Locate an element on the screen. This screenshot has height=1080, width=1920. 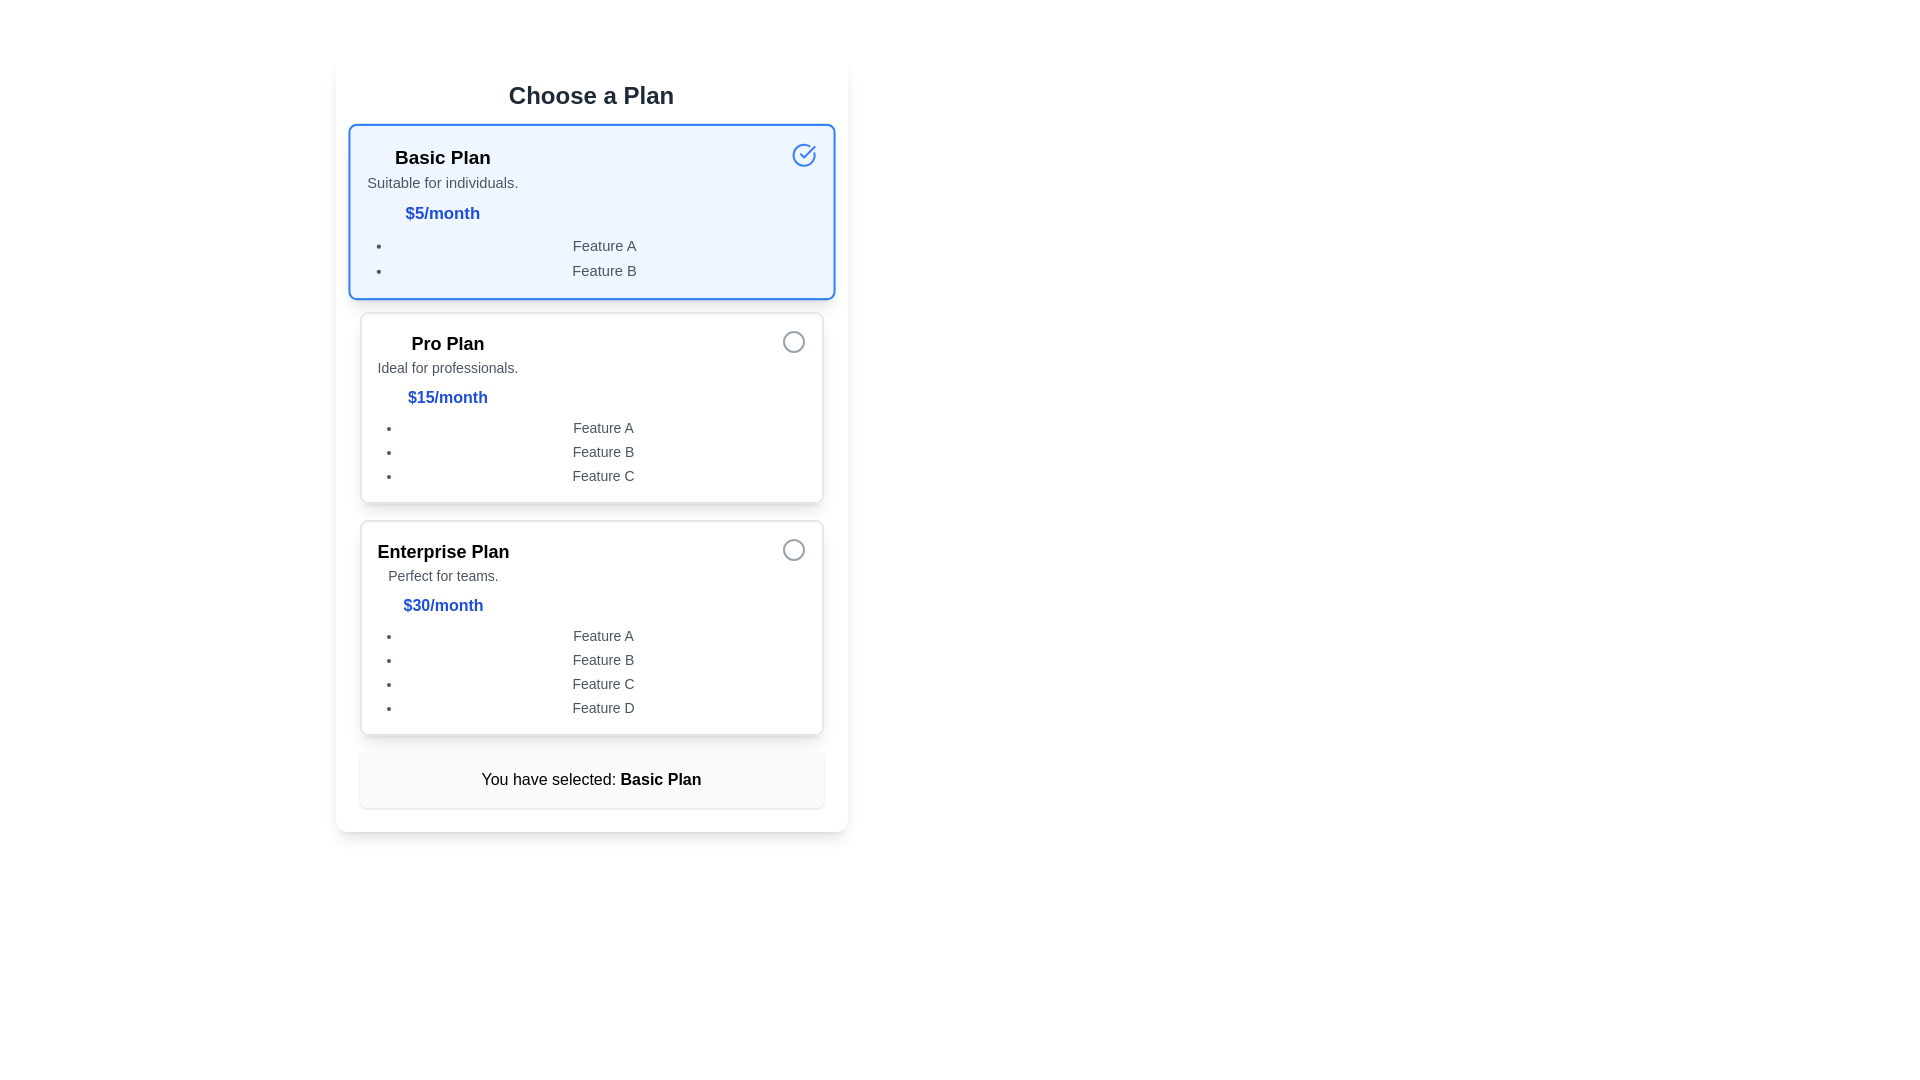
the third item in the vertically stacked list of features under the 'Pro Plan' section in the middle card of the layout is located at coordinates (602, 475).